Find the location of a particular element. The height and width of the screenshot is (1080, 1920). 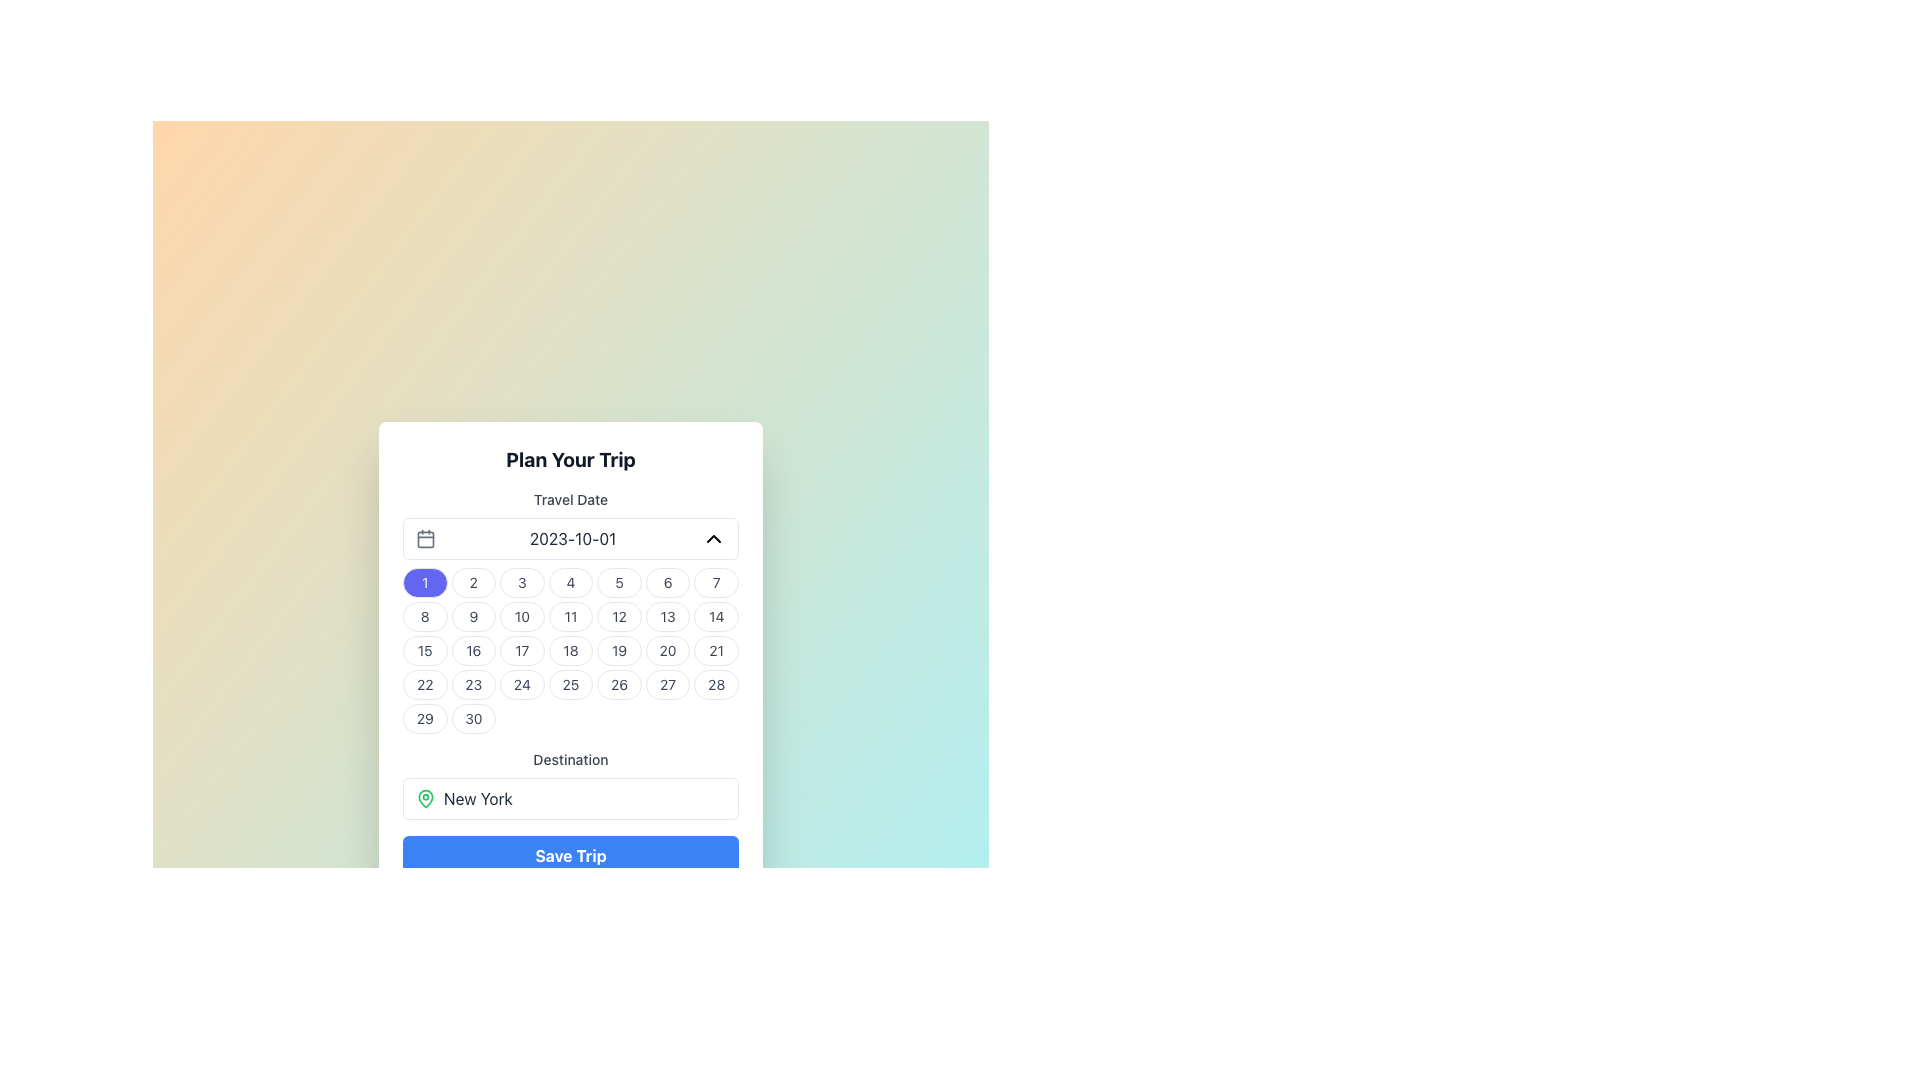

the Interactive calendar day button displaying the number '2' is located at coordinates (472, 582).